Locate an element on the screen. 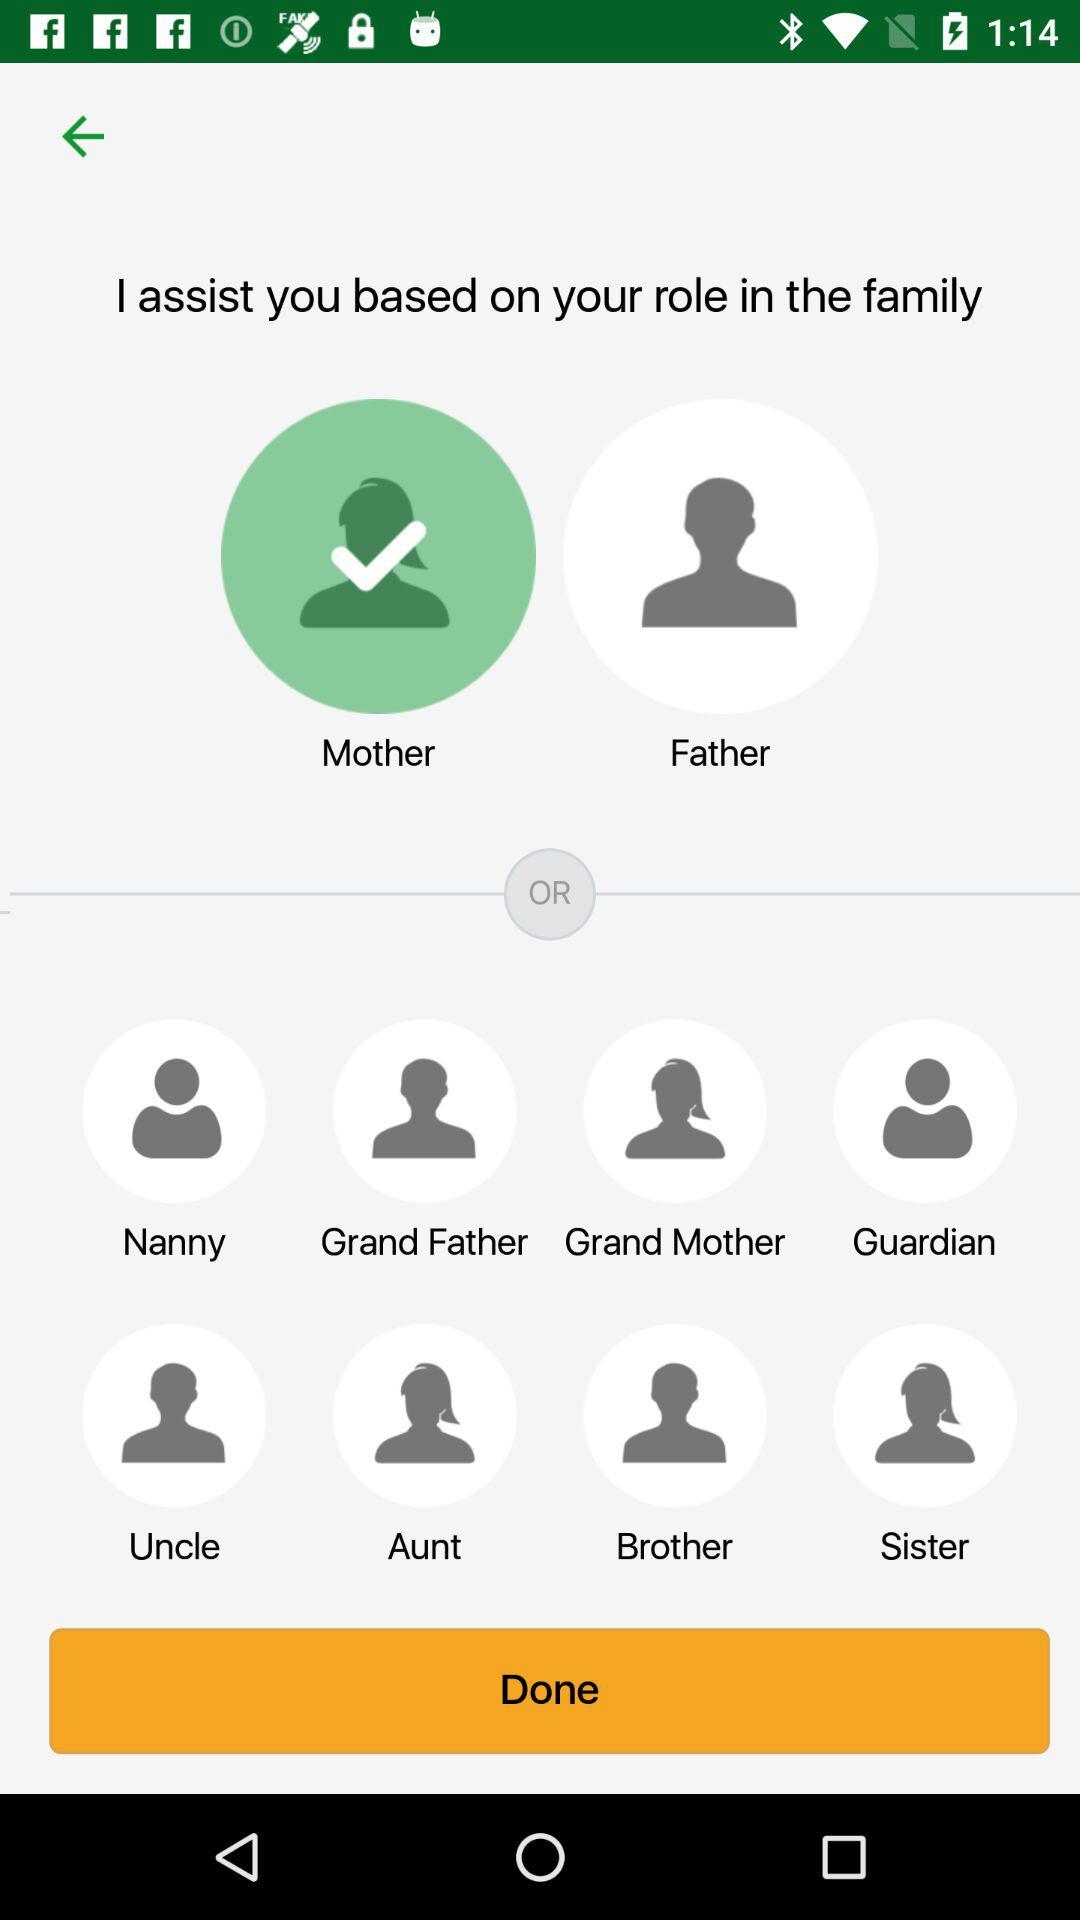 Image resolution: width=1080 pixels, height=1920 pixels. guardian option is located at coordinates (915, 1110).